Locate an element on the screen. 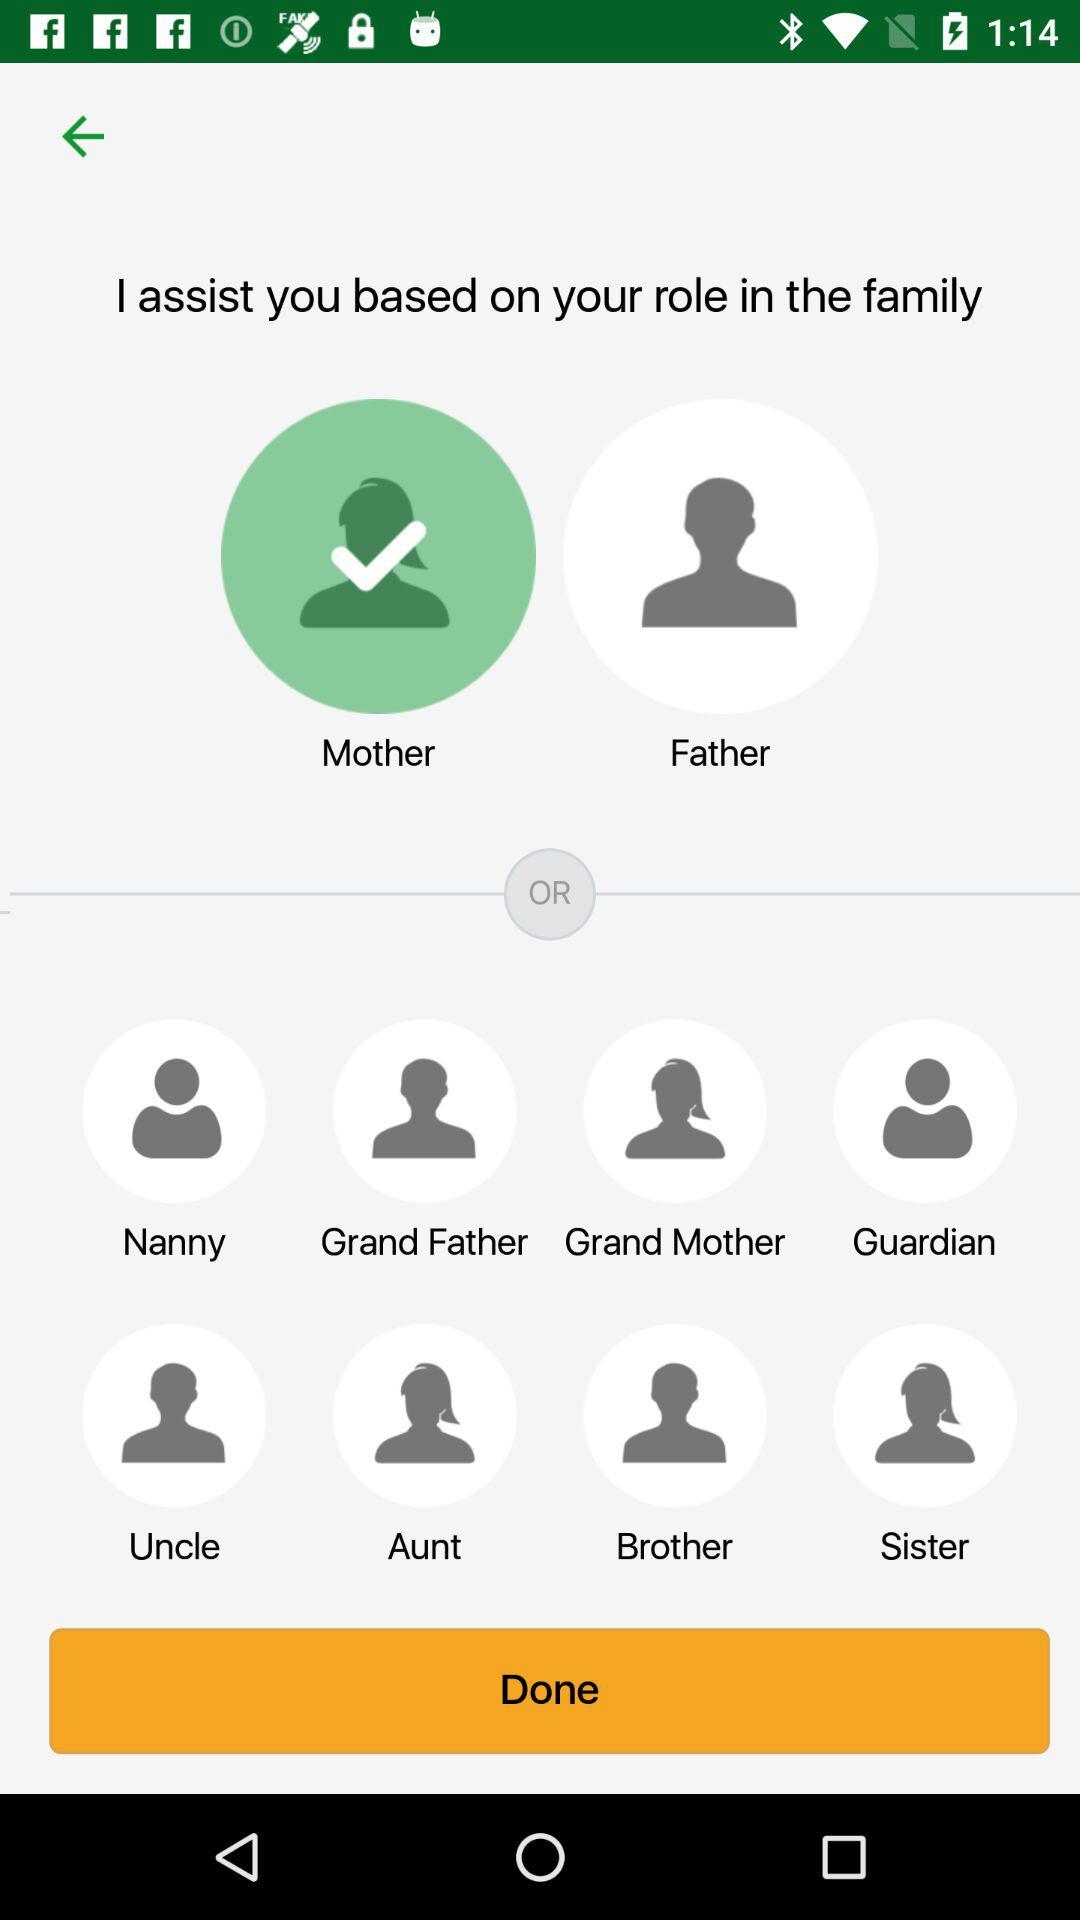 Image resolution: width=1080 pixels, height=1920 pixels. guardian option is located at coordinates (915, 1110).